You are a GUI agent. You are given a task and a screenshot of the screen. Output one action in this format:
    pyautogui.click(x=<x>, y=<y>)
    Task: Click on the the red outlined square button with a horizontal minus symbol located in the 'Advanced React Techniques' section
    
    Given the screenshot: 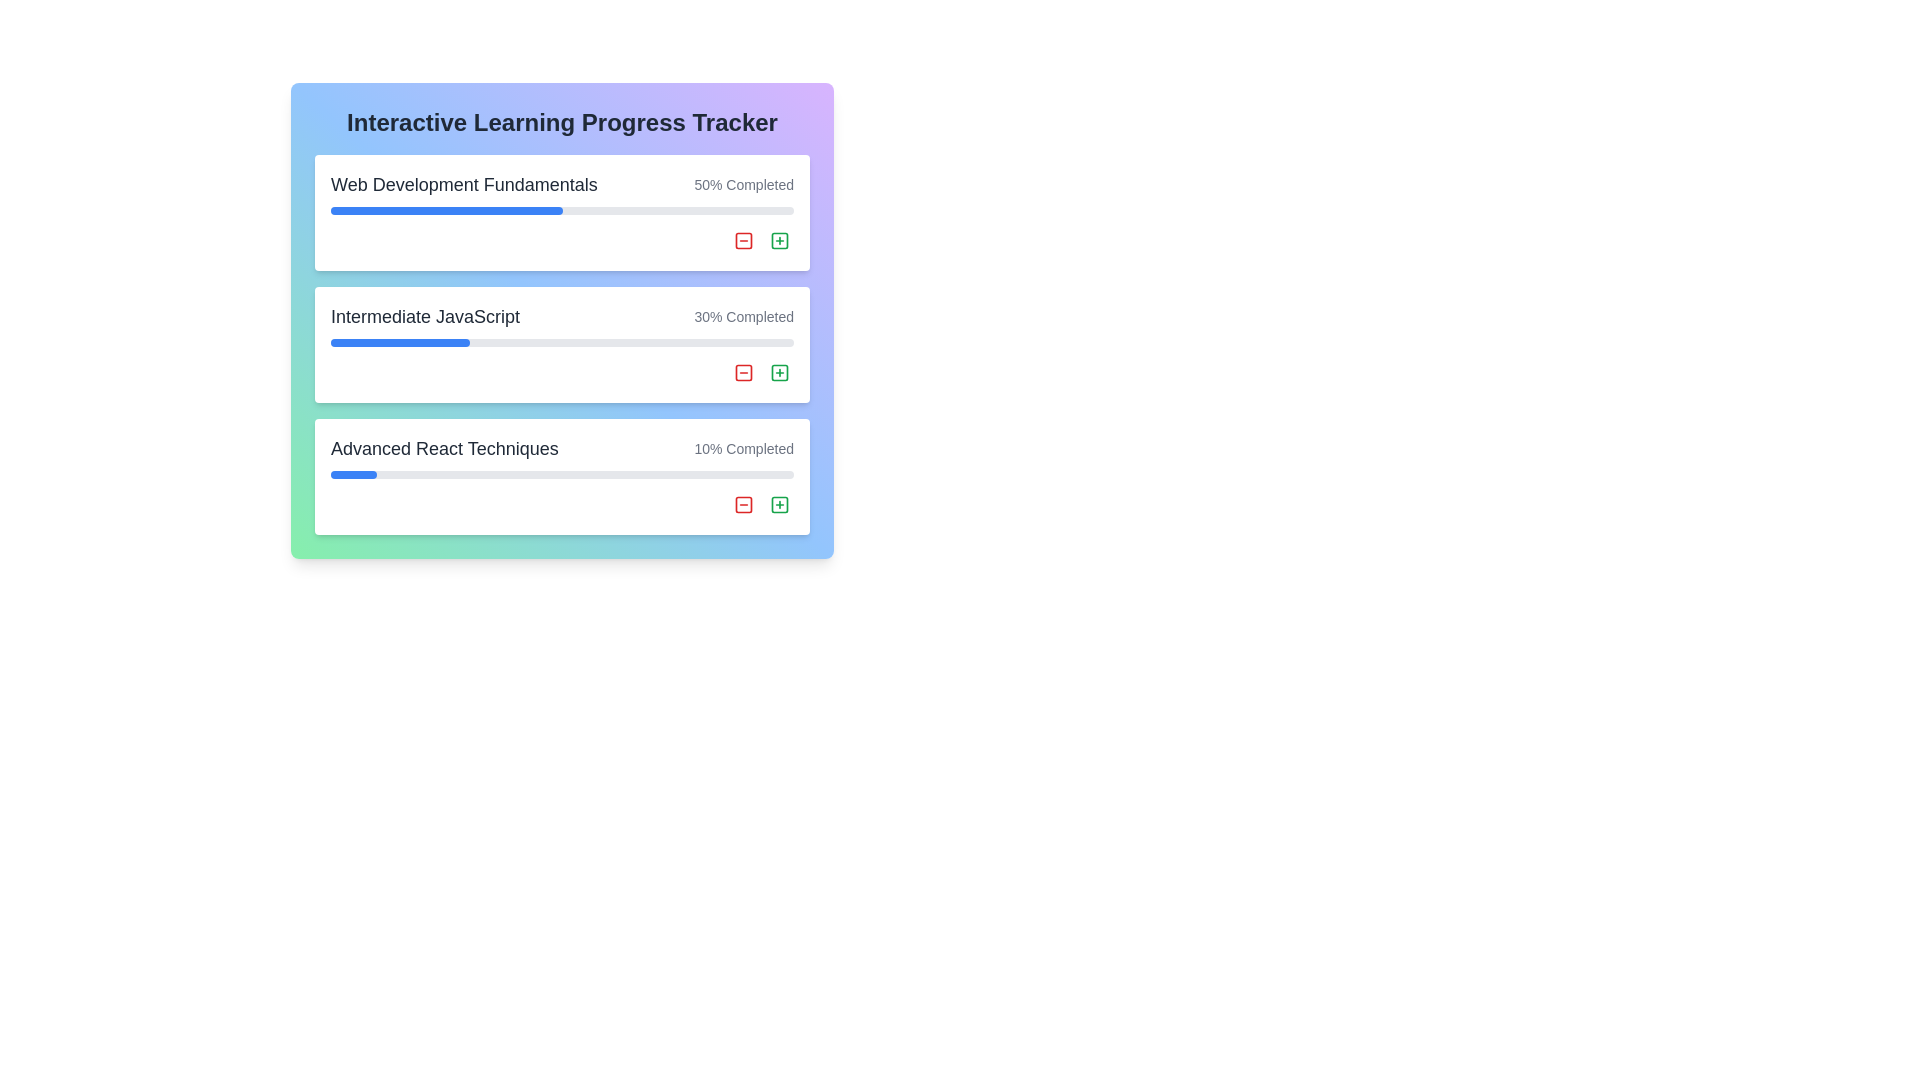 What is the action you would take?
    pyautogui.click(x=743, y=504)
    